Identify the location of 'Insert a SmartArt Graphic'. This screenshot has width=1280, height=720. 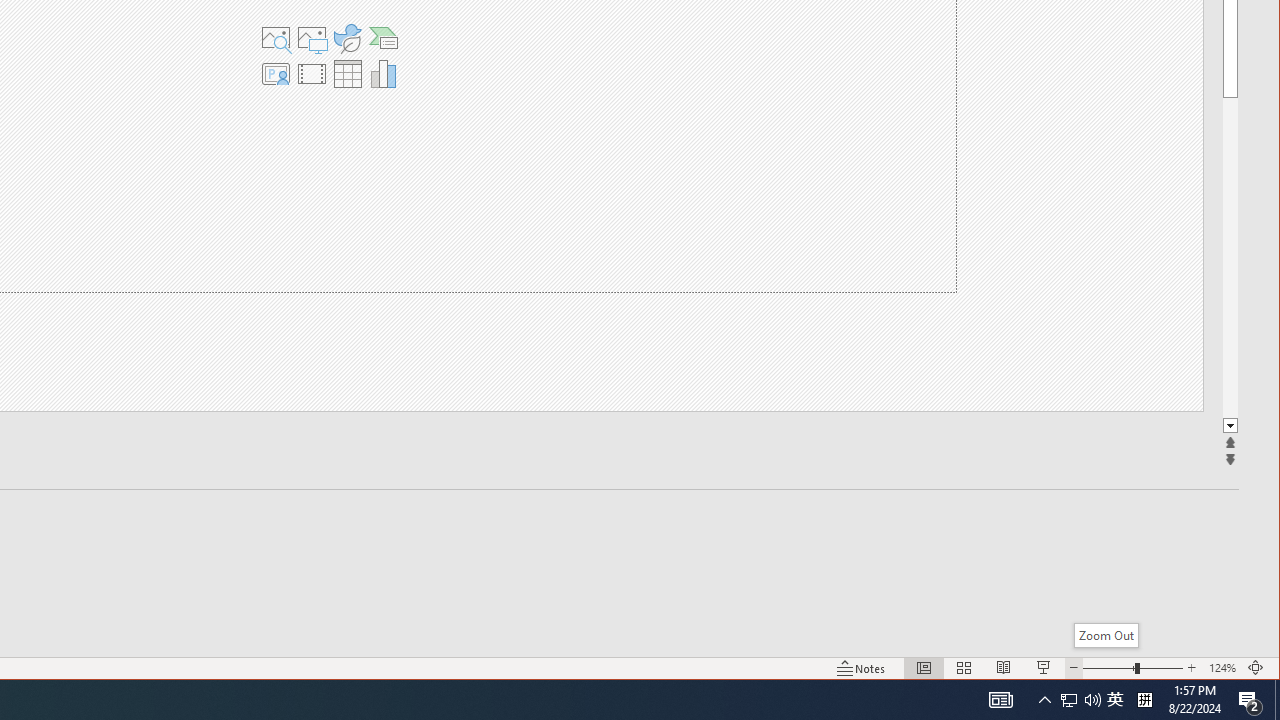
(384, 38).